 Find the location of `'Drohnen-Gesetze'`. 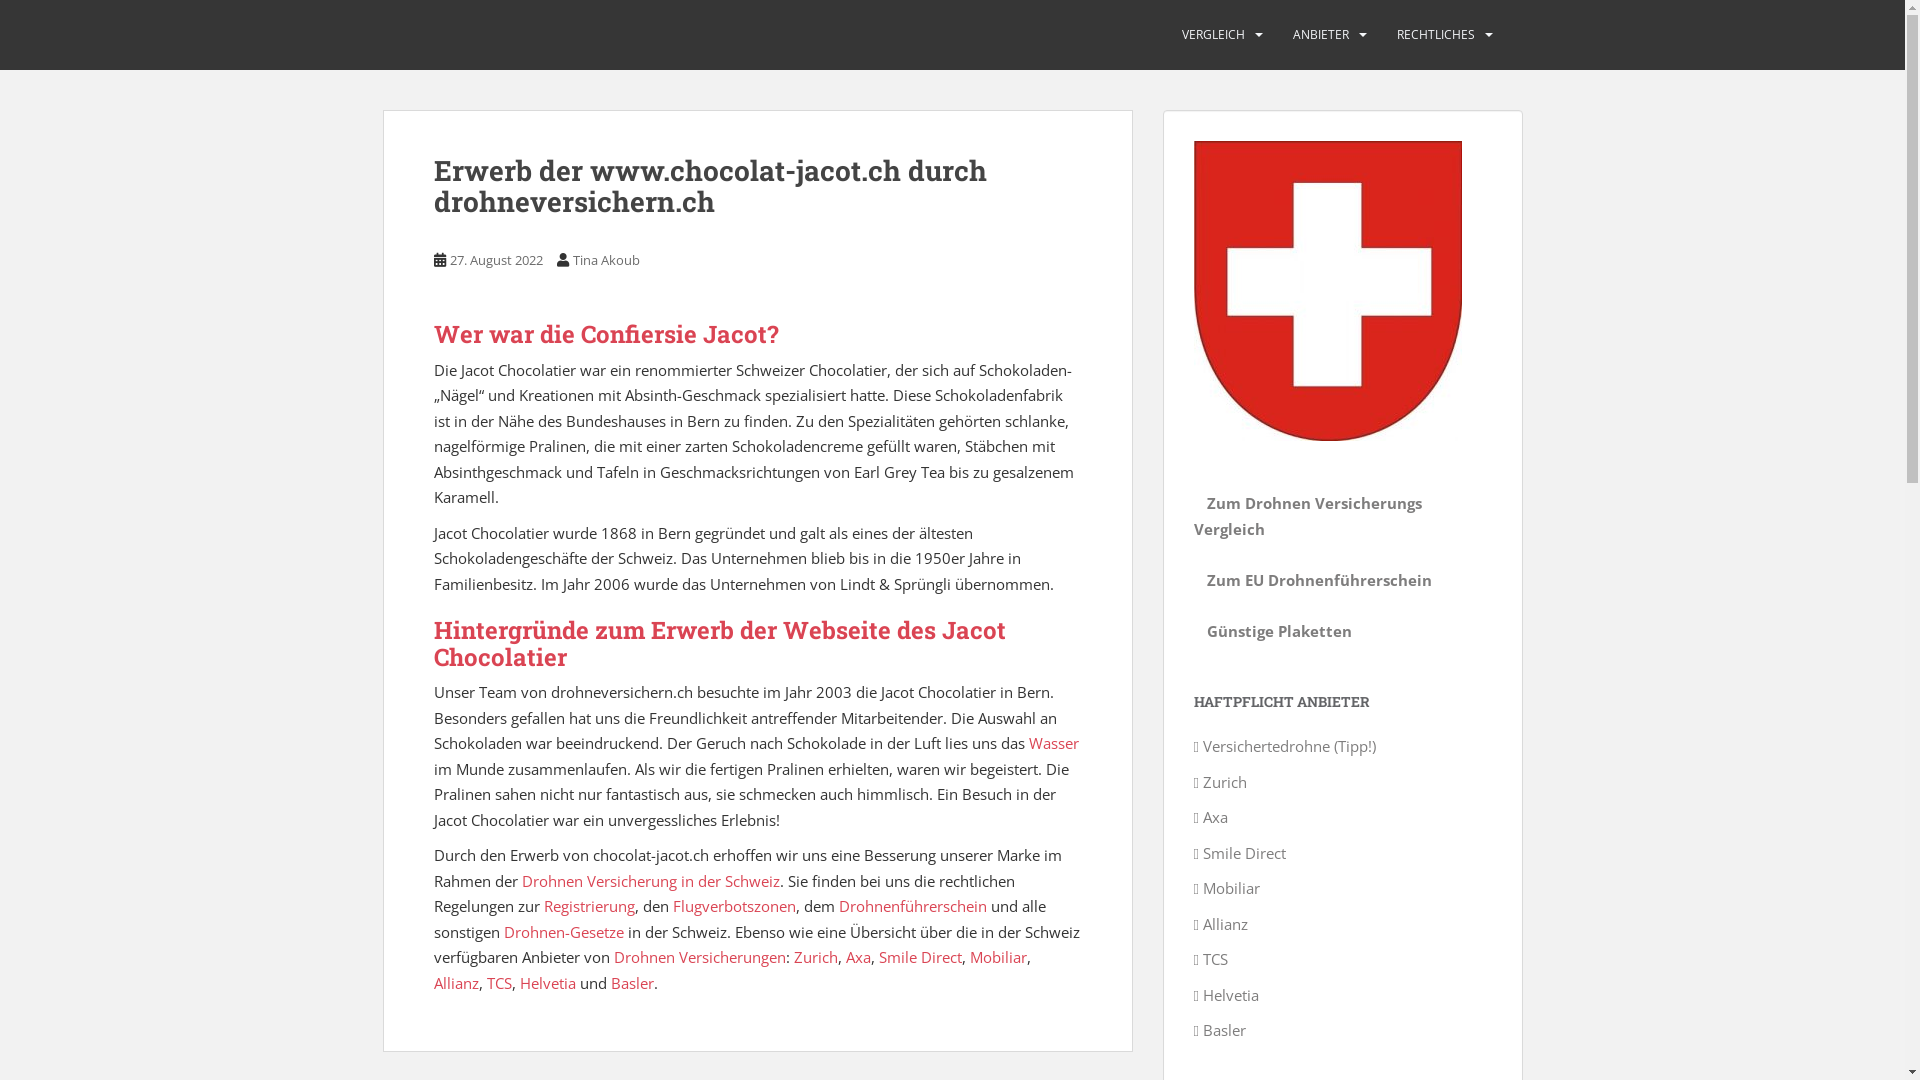

'Drohnen-Gesetze' is located at coordinates (563, 932).